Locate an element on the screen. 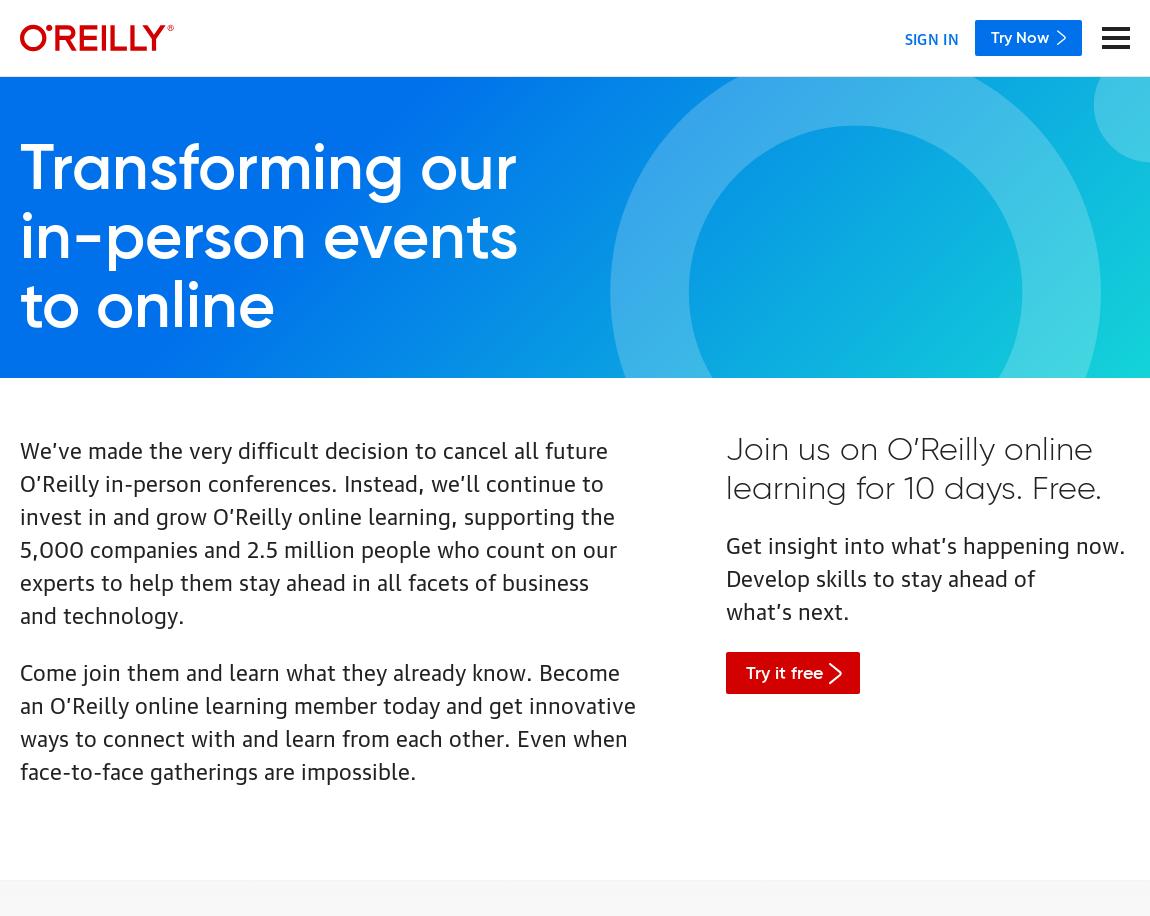 This screenshot has width=1150, height=916. 'Transforming our' is located at coordinates (267, 171).